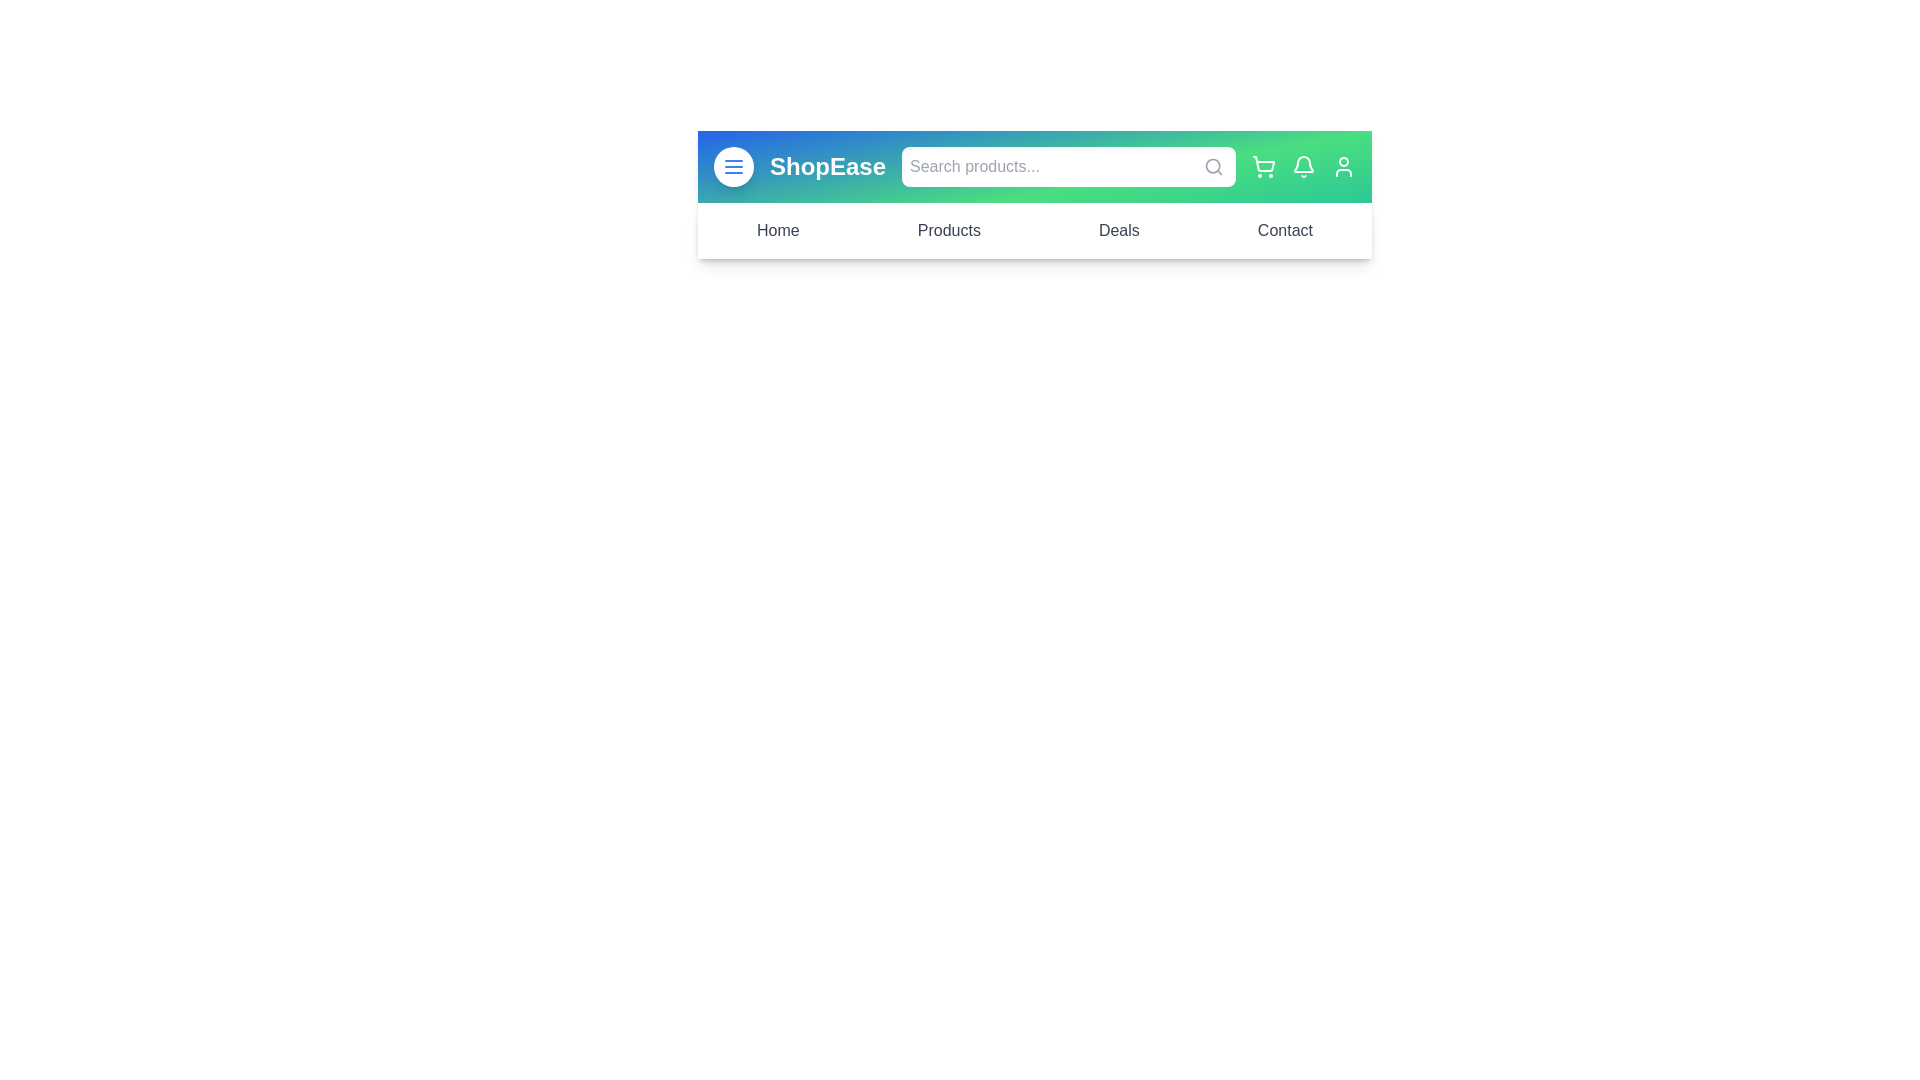  What do you see at coordinates (1117, 230) in the screenshot?
I see `the Deals navigation link` at bounding box center [1117, 230].